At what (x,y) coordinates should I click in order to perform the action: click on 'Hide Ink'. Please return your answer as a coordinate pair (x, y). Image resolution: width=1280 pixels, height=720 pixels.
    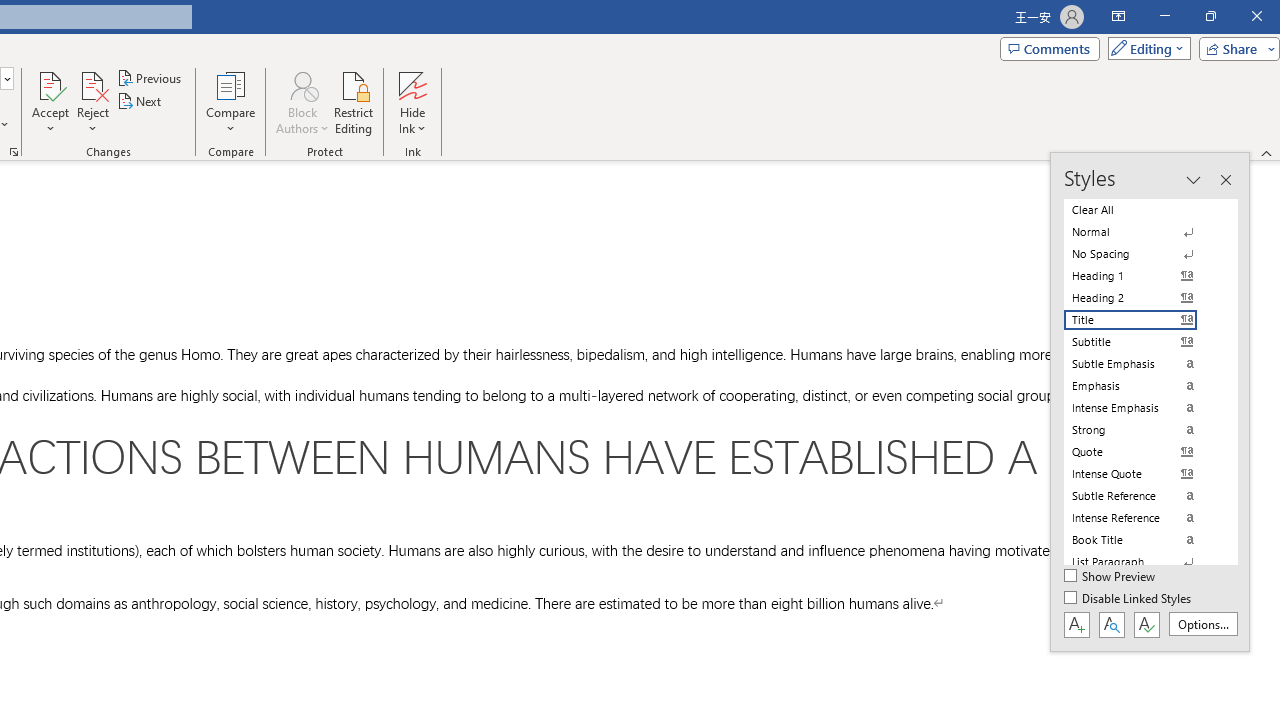
    Looking at the image, I should click on (411, 103).